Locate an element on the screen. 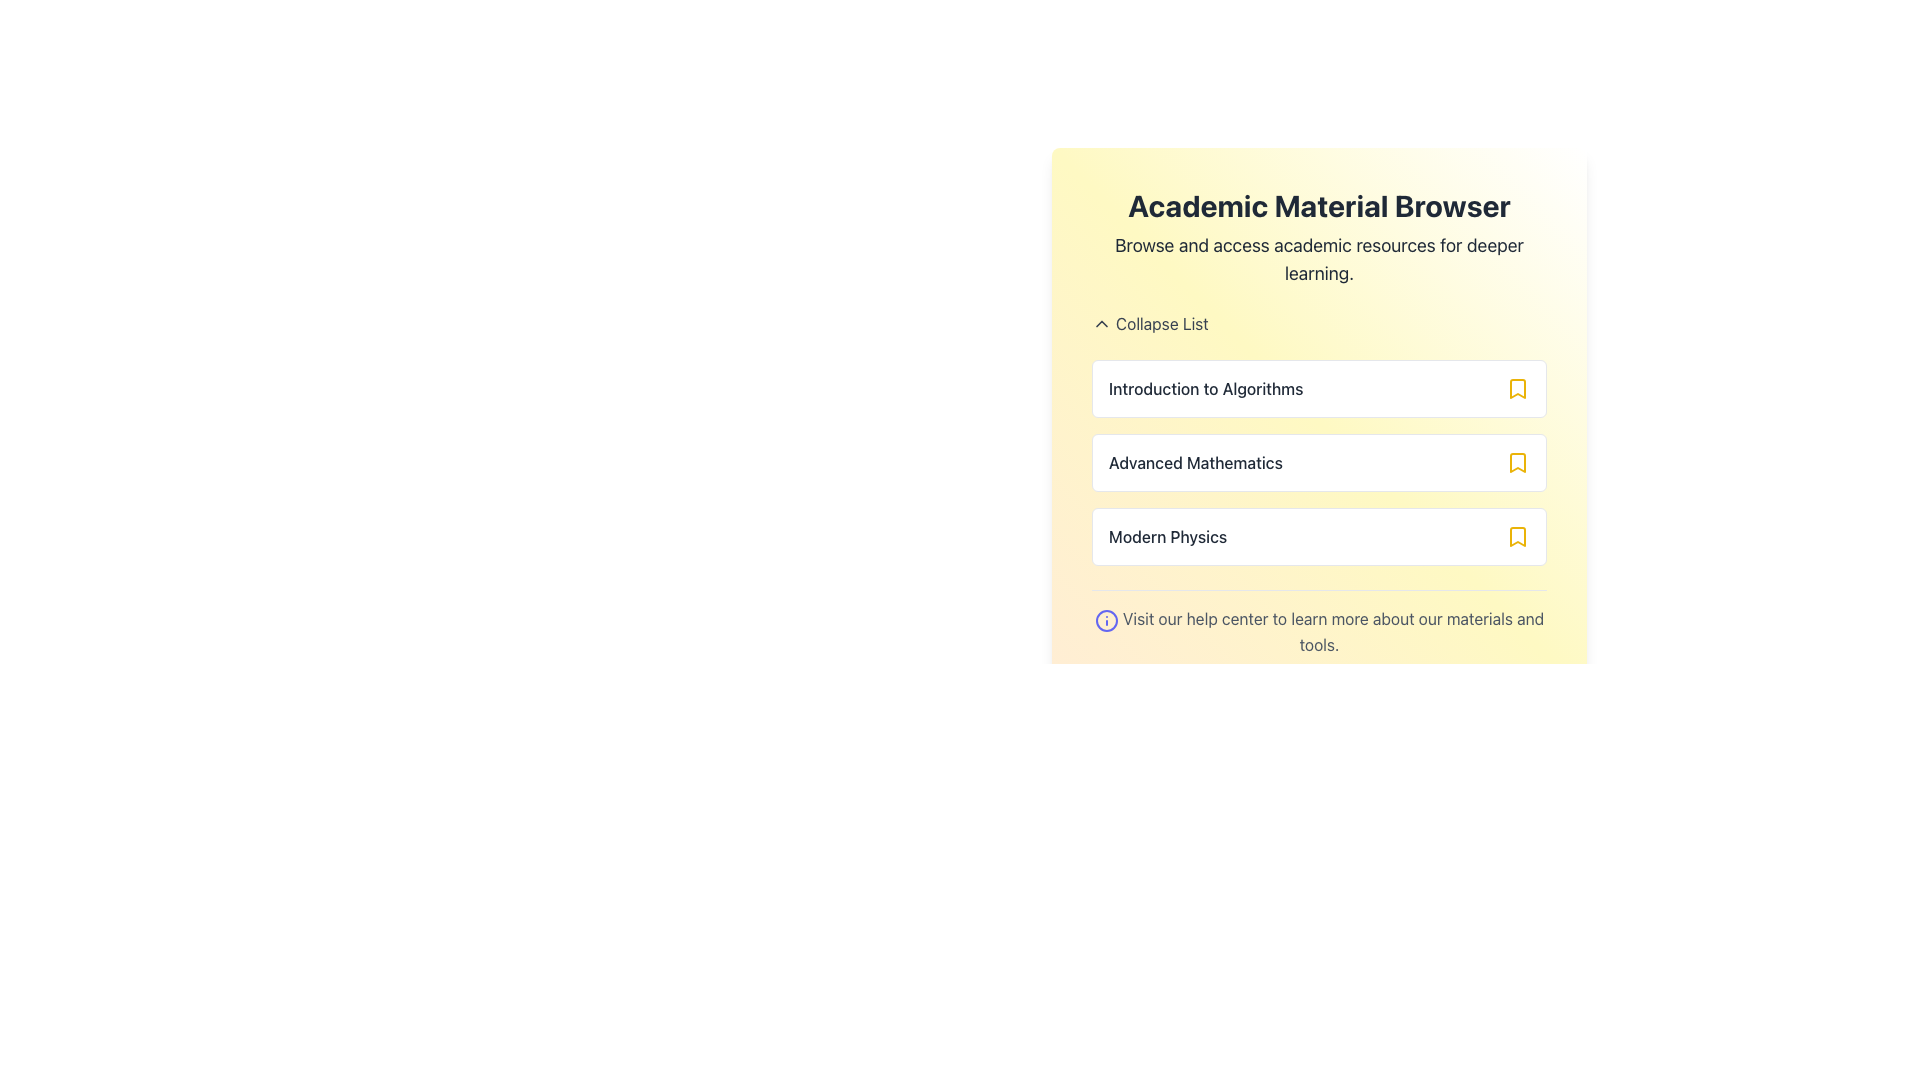  the List item labeled 'Introduction to Algorithms' is located at coordinates (1319, 389).